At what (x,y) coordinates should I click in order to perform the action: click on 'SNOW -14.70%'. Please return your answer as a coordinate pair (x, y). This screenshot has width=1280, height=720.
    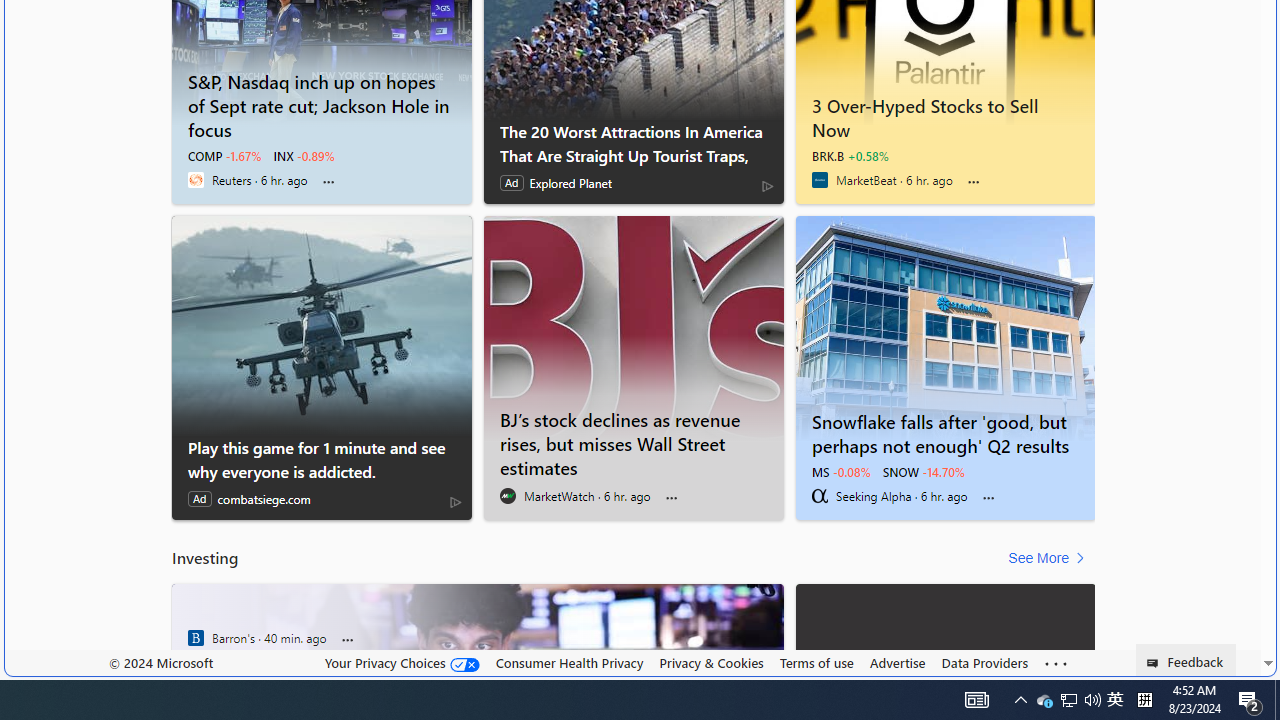
    Looking at the image, I should click on (923, 471).